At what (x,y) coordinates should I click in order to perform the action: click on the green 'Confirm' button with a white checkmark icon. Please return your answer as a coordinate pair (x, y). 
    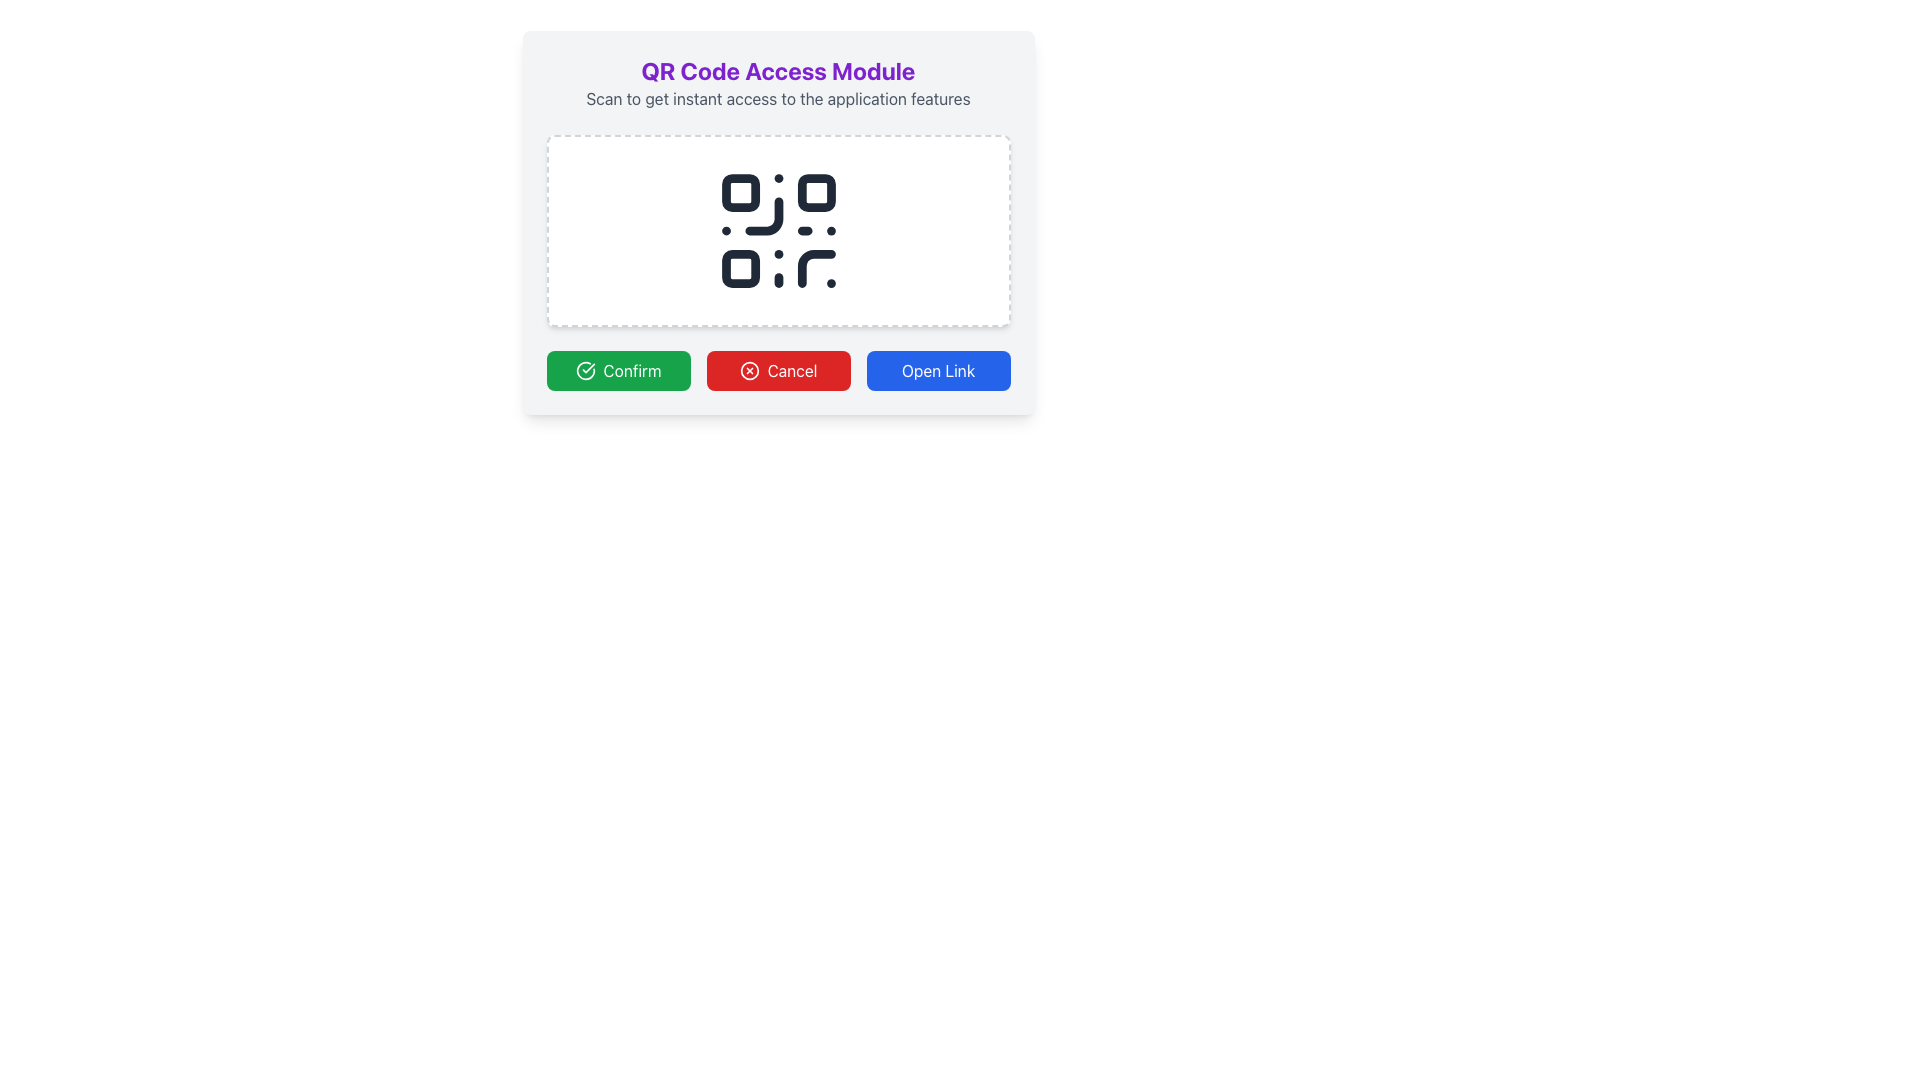
    Looking at the image, I should click on (617, 370).